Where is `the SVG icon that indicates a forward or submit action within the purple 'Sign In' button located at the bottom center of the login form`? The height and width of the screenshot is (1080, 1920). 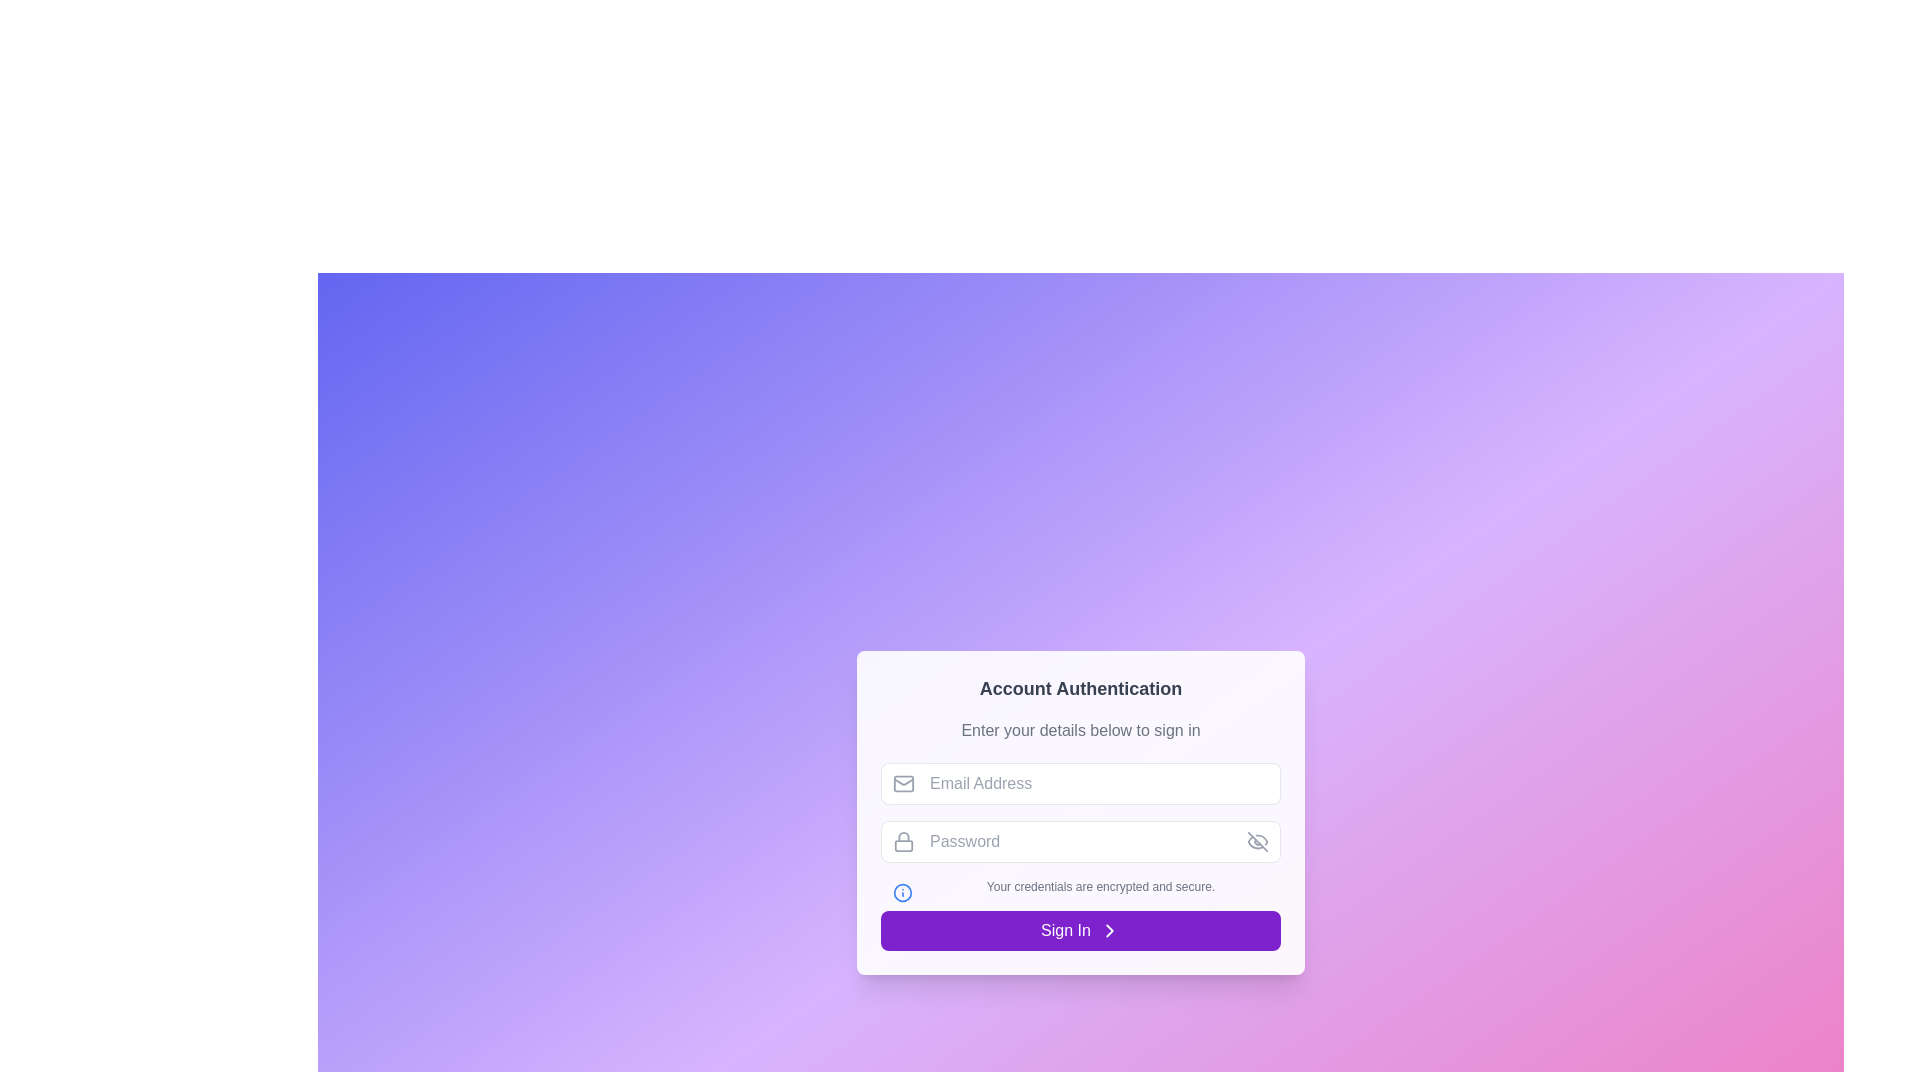
the SVG icon that indicates a forward or submit action within the purple 'Sign In' button located at the bottom center of the login form is located at coordinates (1108, 930).